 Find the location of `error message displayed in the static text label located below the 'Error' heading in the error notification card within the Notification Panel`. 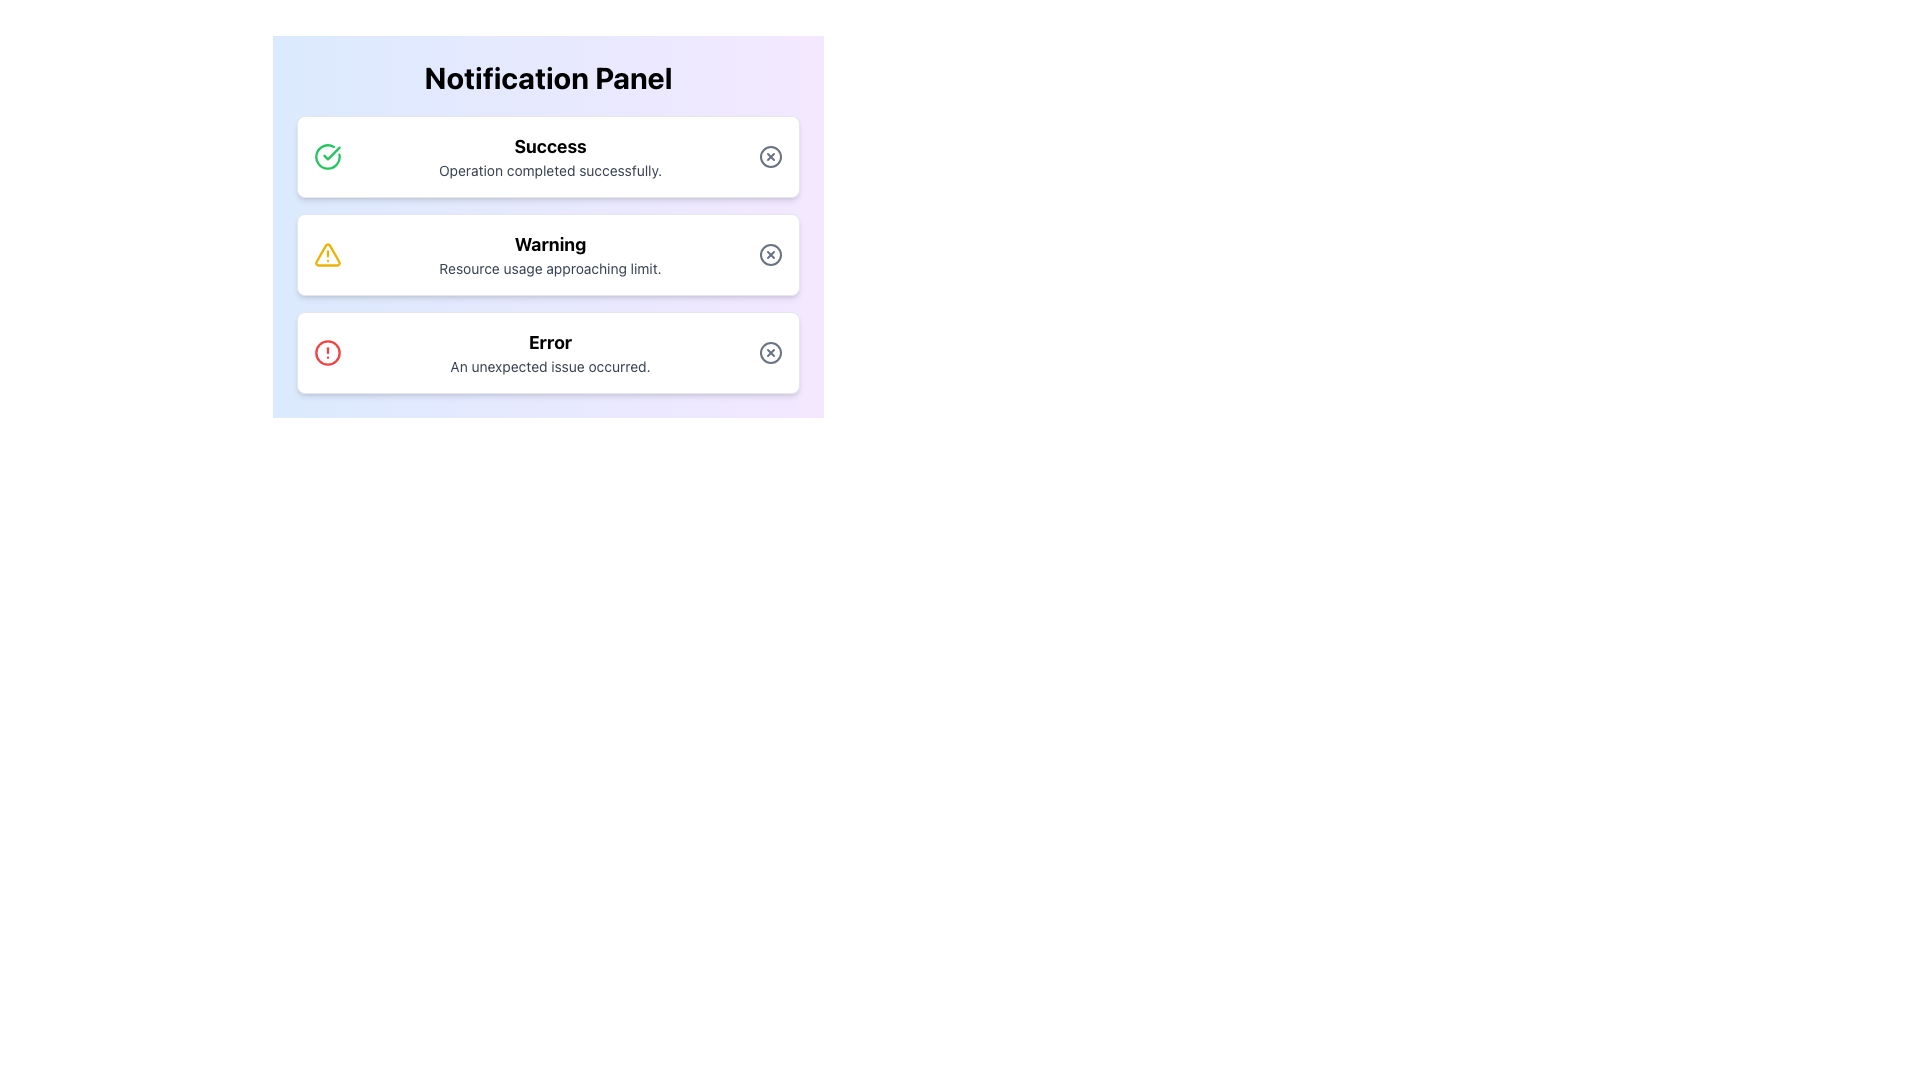

error message displayed in the static text label located below the 'Error' heading in the error notification card within the Notification Panel is located at coordinates (550, 366).